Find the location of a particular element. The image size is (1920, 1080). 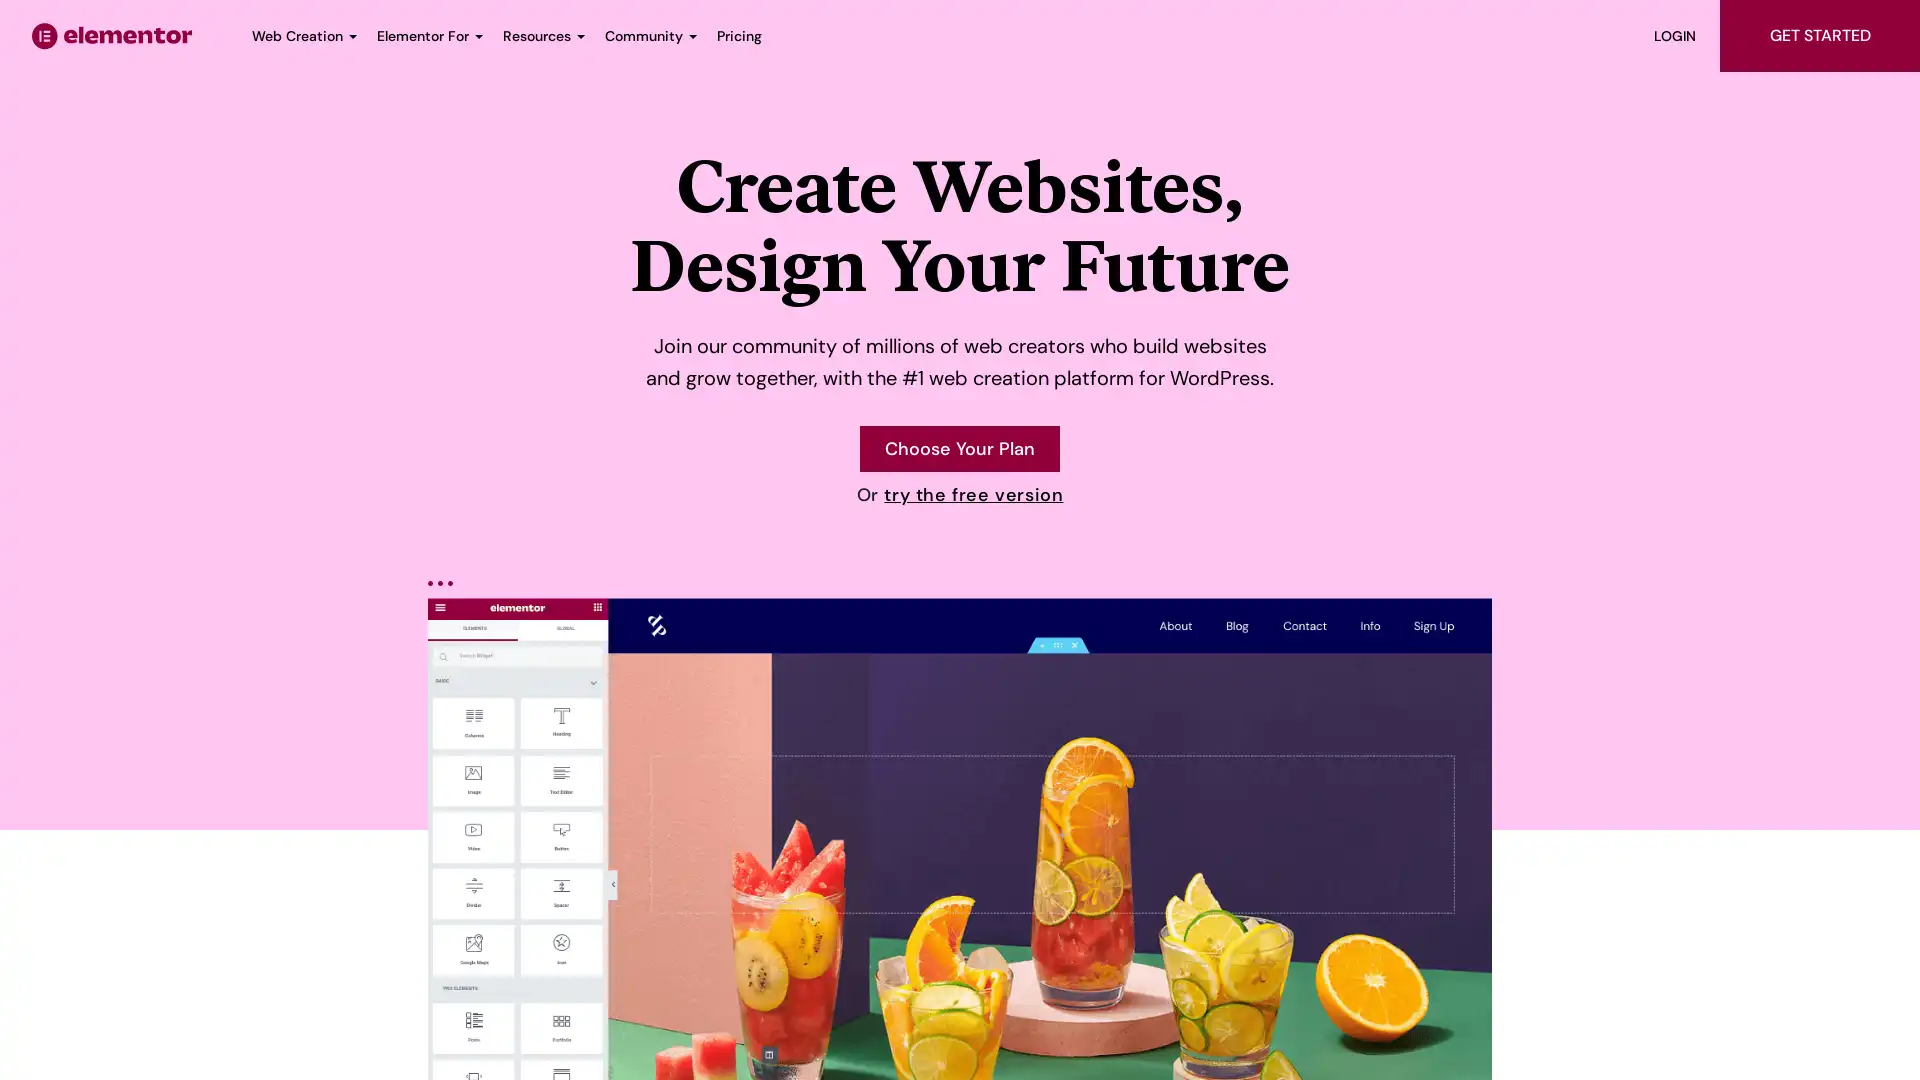

Choose your Elementor plan is located at coordinates (960, 447).